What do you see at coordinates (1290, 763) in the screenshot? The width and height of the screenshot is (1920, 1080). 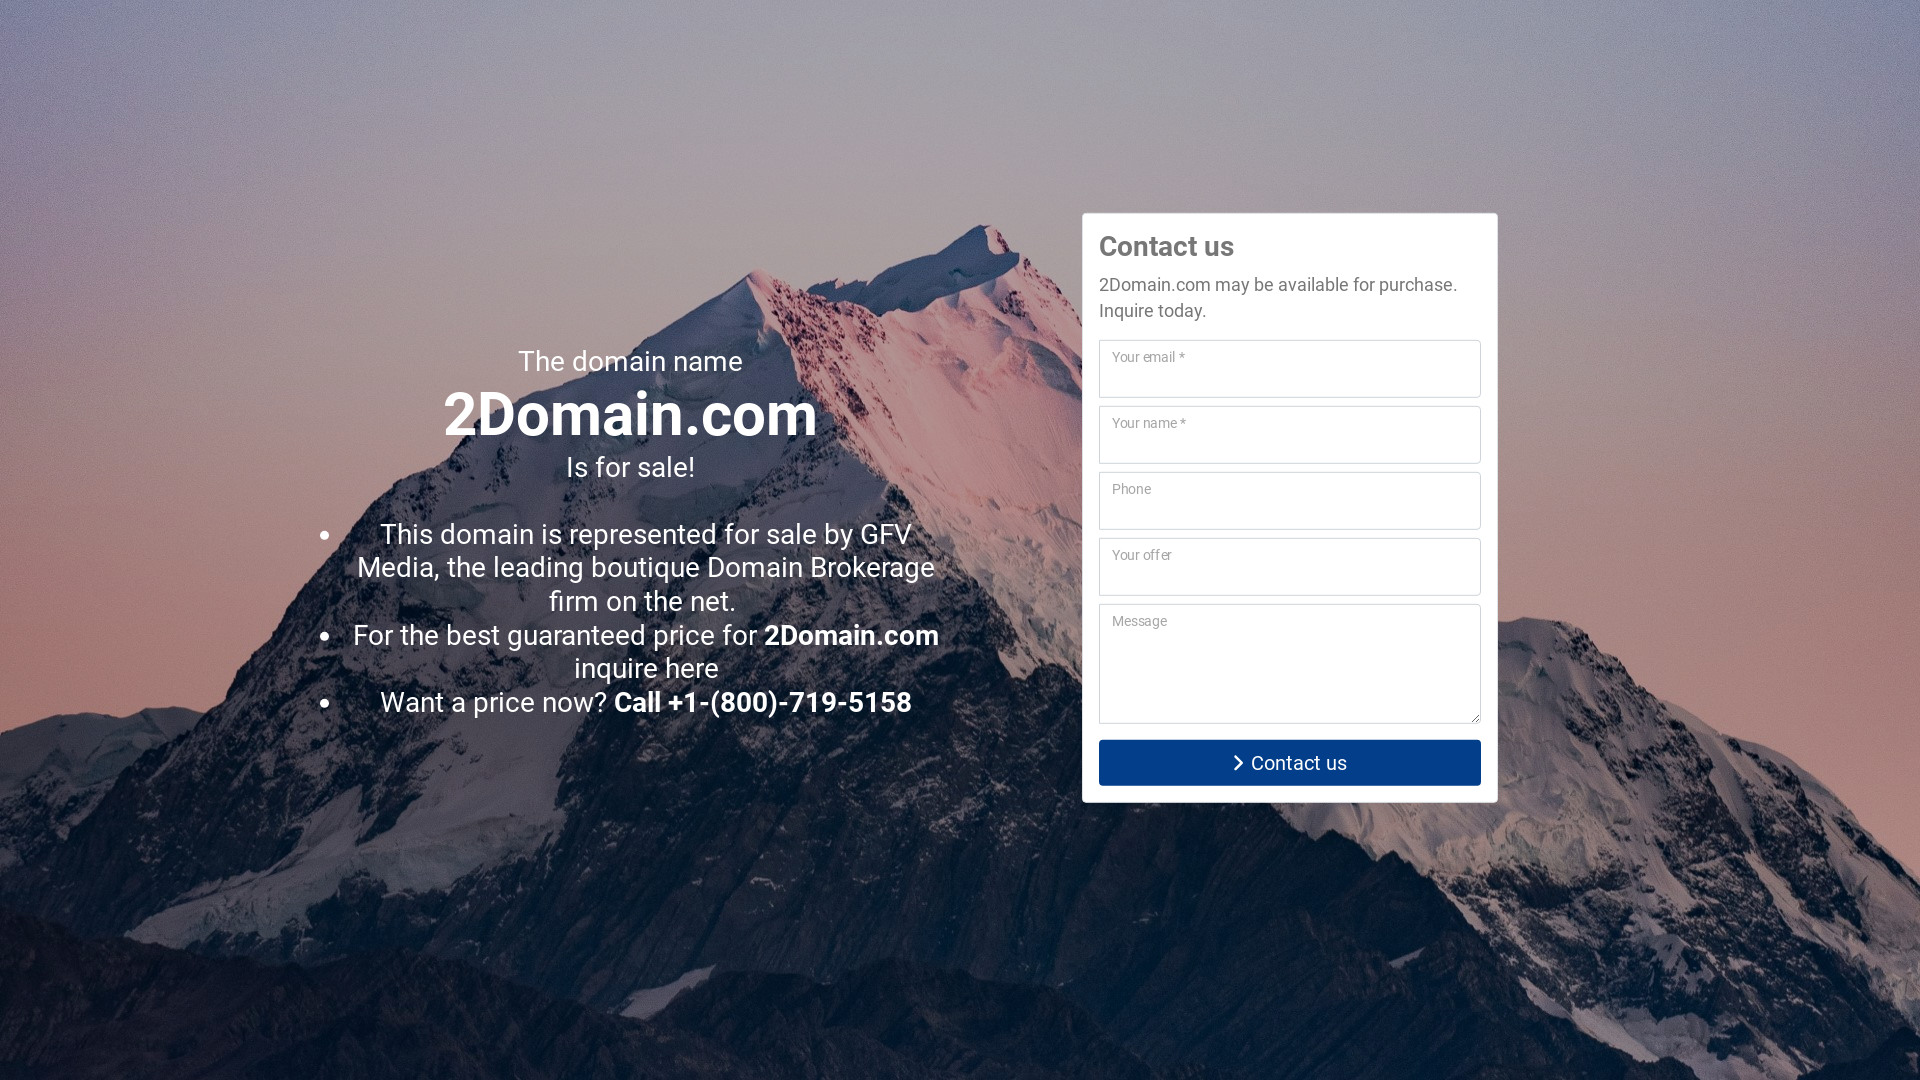 I see `'Contact us'` at bounding box center [1290, 763].